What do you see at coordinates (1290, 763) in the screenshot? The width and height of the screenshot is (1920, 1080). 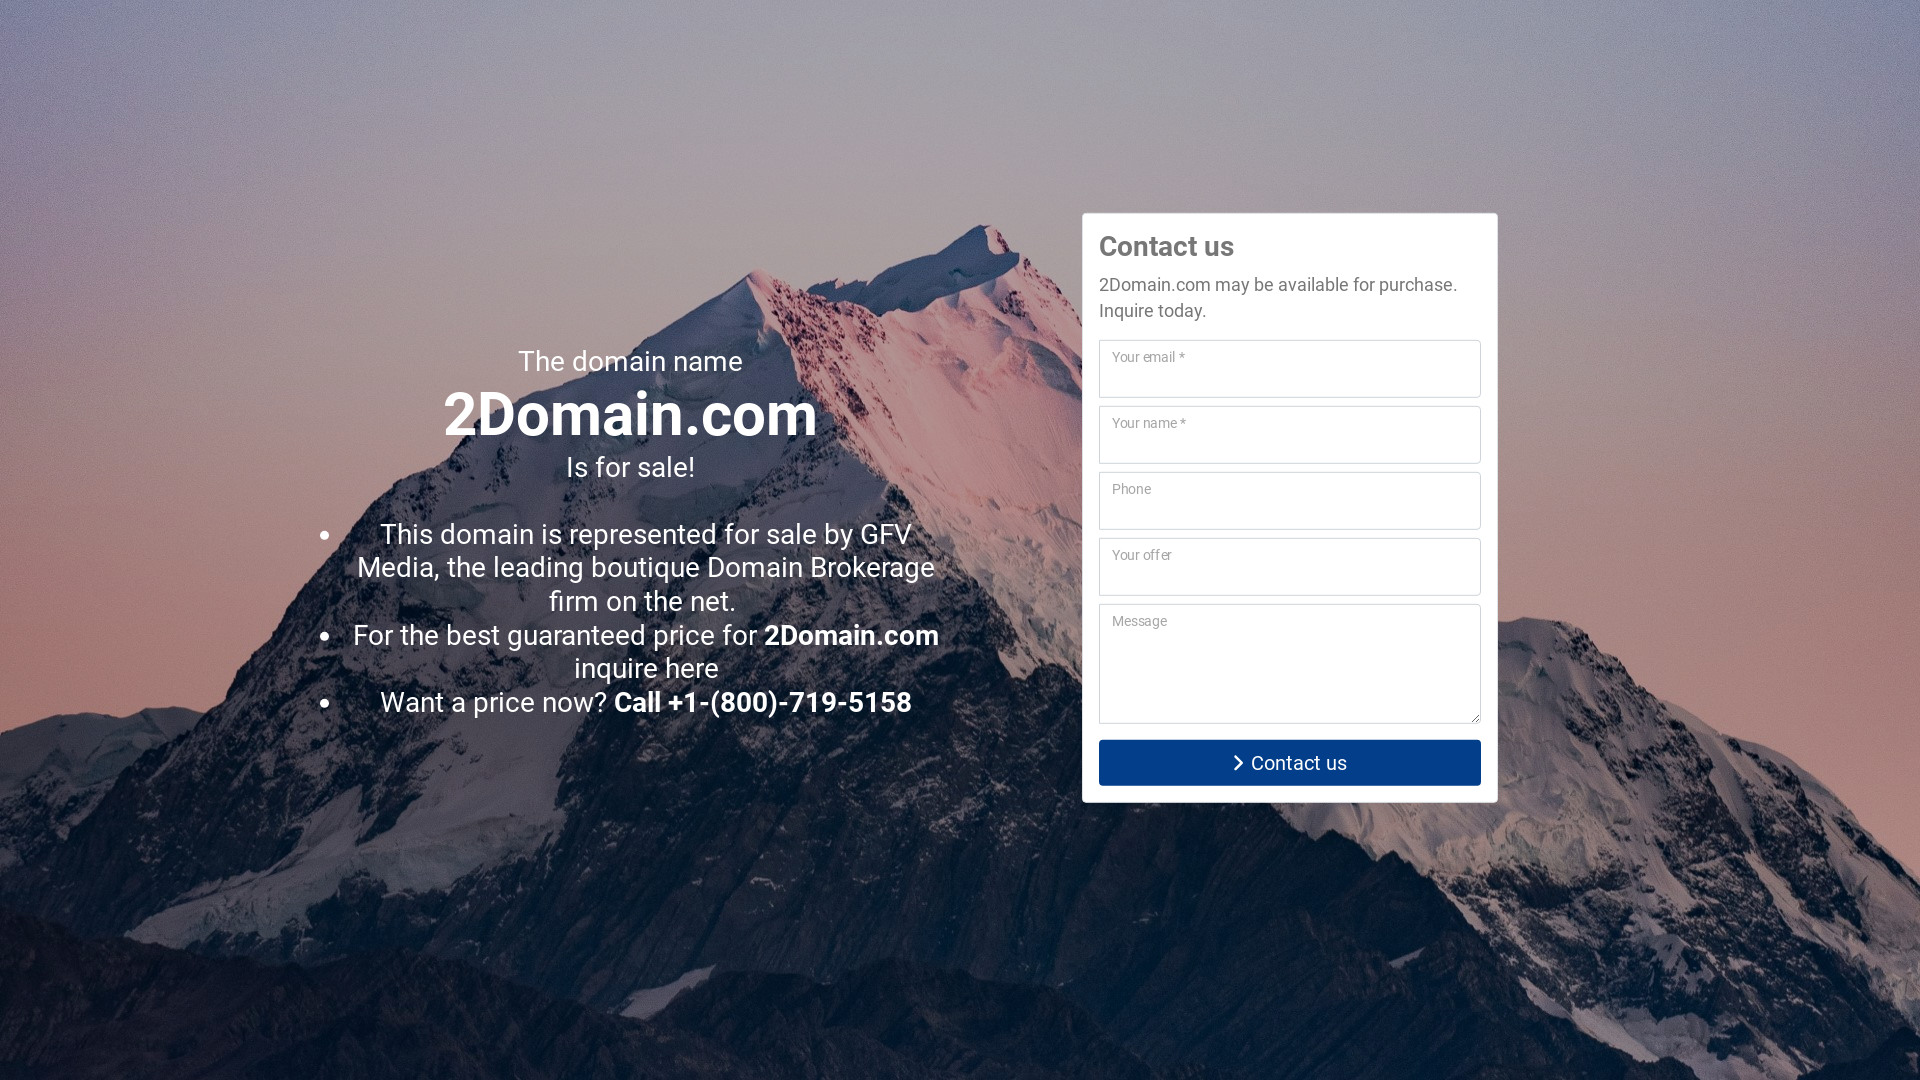 I see `'Contact us'` at bounding box center [1290, 763].